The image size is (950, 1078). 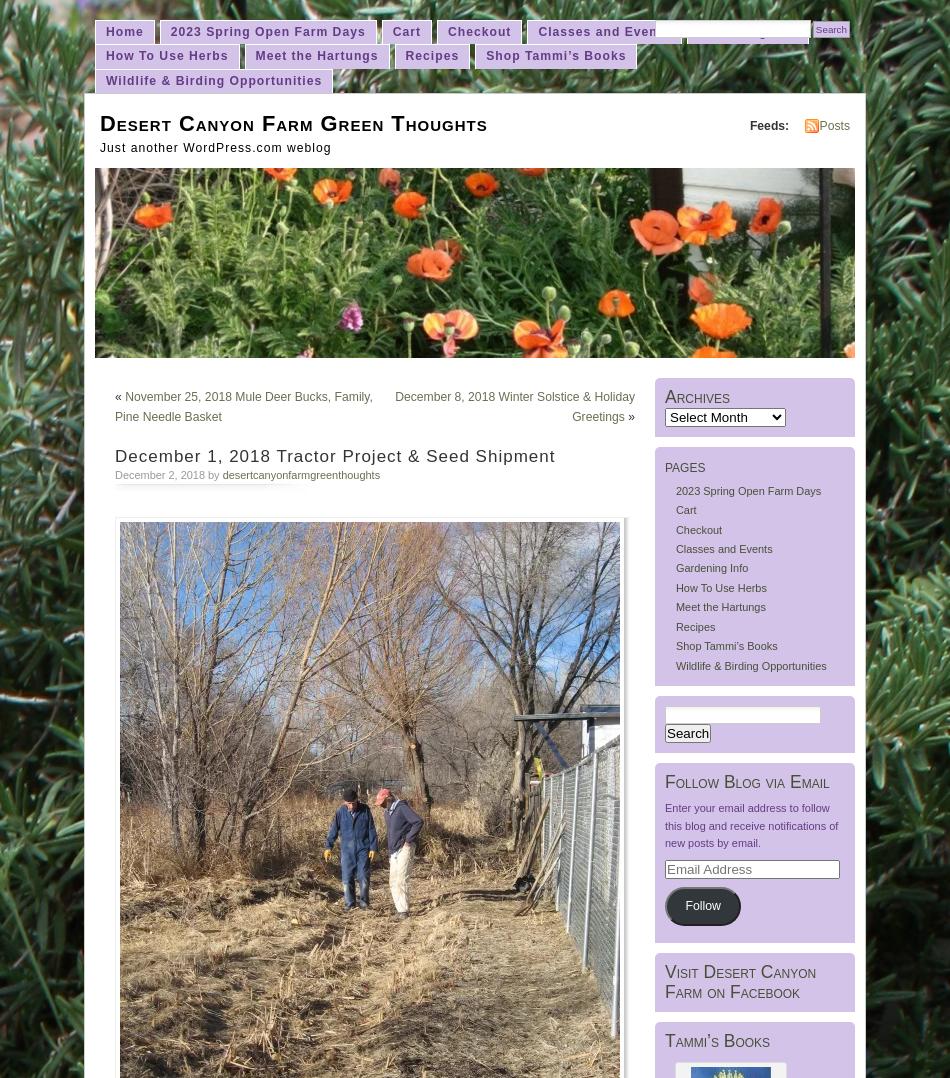 What do you see at coordinates (749, 665) in the screenshot?
I see `'Wildlife & Birding Opportunities'` at bounding box center [749, 665].